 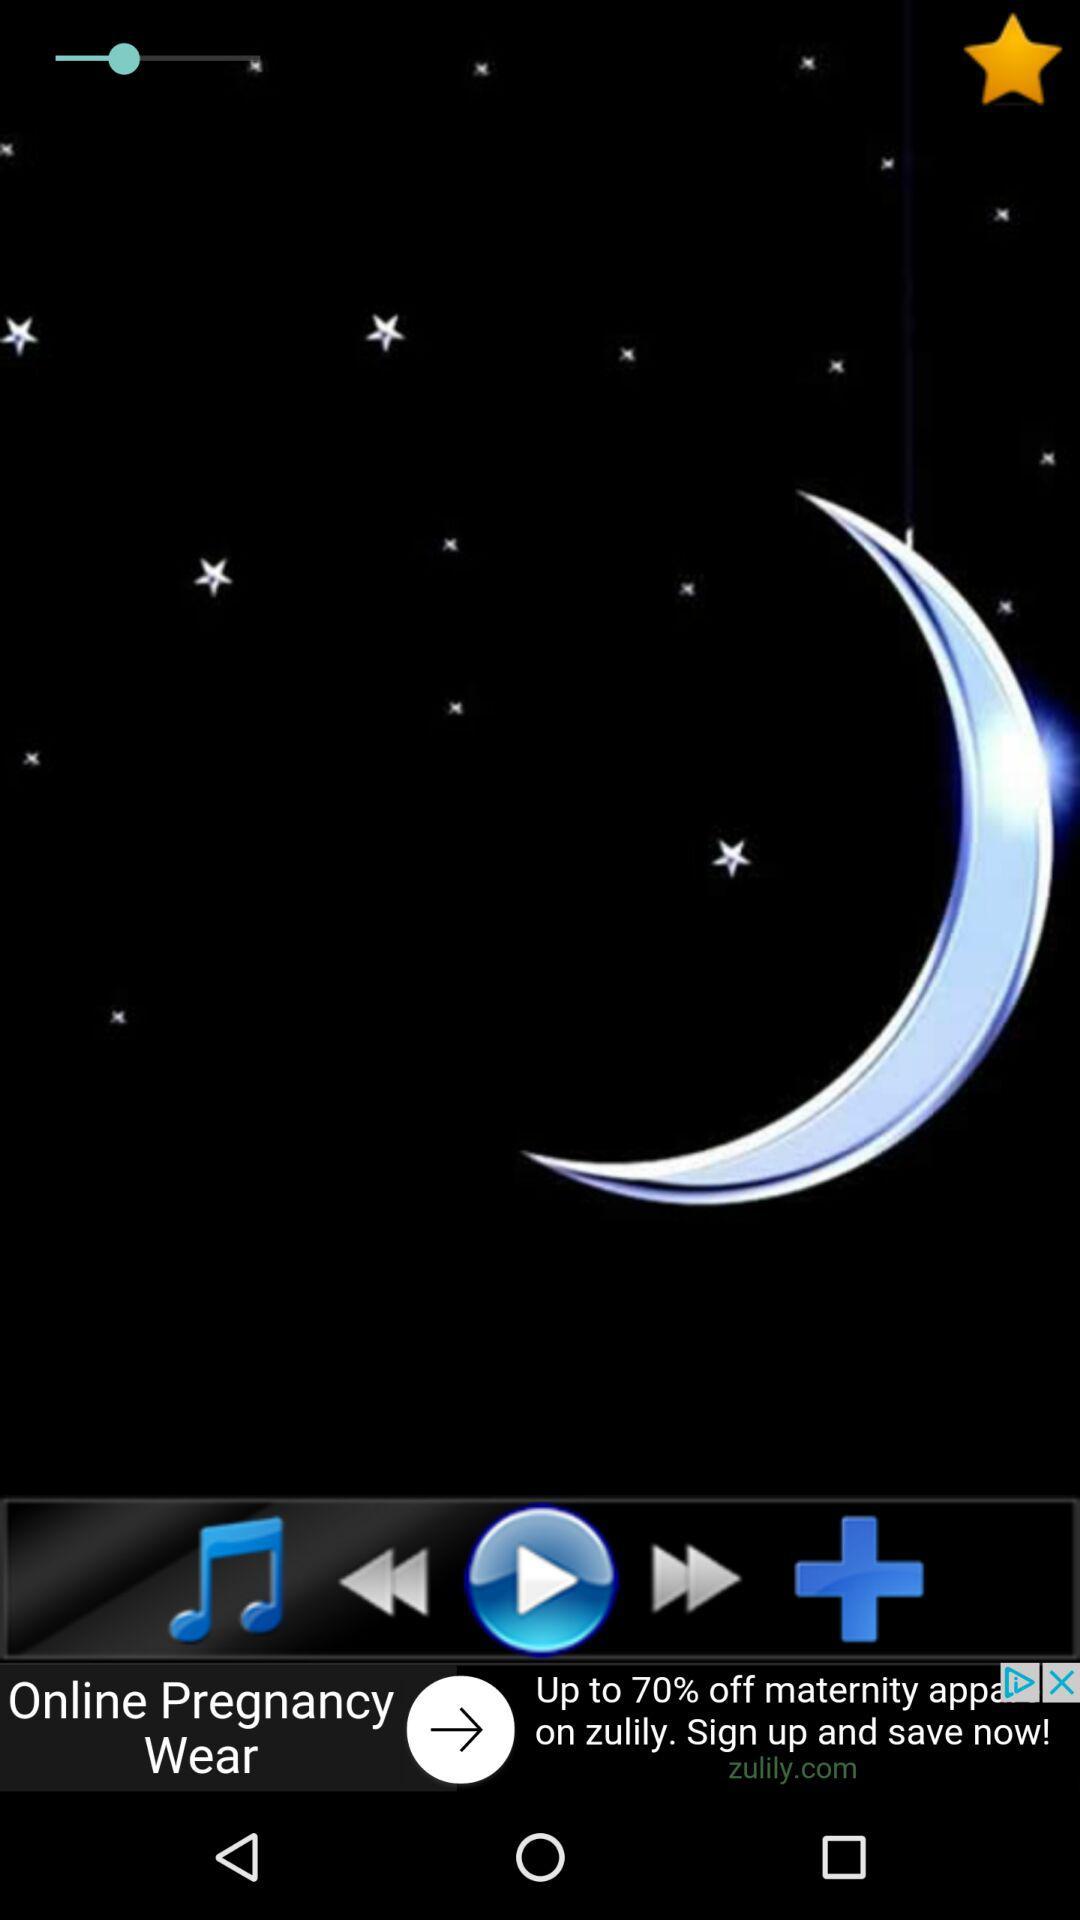 What do you see at coordinates (540, 1727) in the screenshot?
I see `online pregnancy wear` at bounding box center [540, 1727].